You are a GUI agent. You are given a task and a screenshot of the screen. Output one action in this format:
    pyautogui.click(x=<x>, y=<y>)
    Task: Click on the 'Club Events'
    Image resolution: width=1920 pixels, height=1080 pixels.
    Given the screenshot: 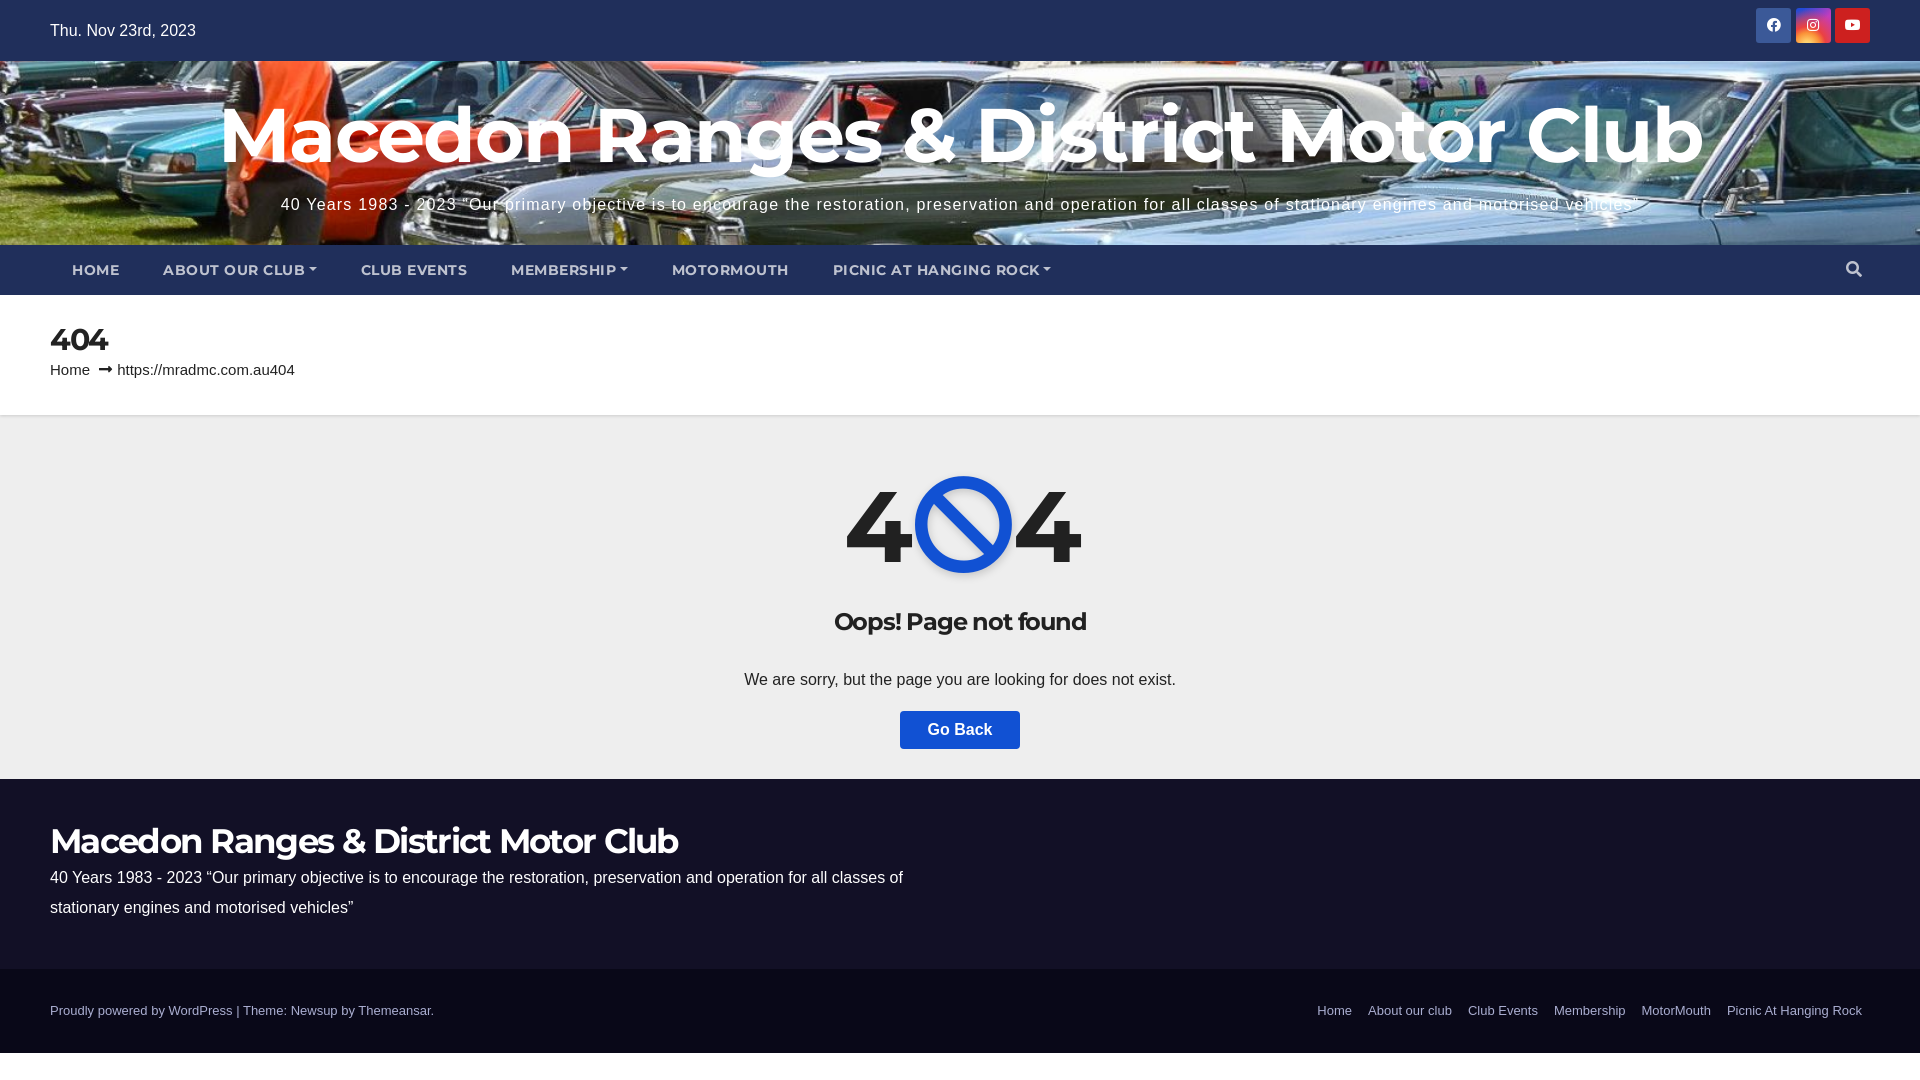 What is the action you would take?
    pyautogui.click(x=1502, y=1010)
    